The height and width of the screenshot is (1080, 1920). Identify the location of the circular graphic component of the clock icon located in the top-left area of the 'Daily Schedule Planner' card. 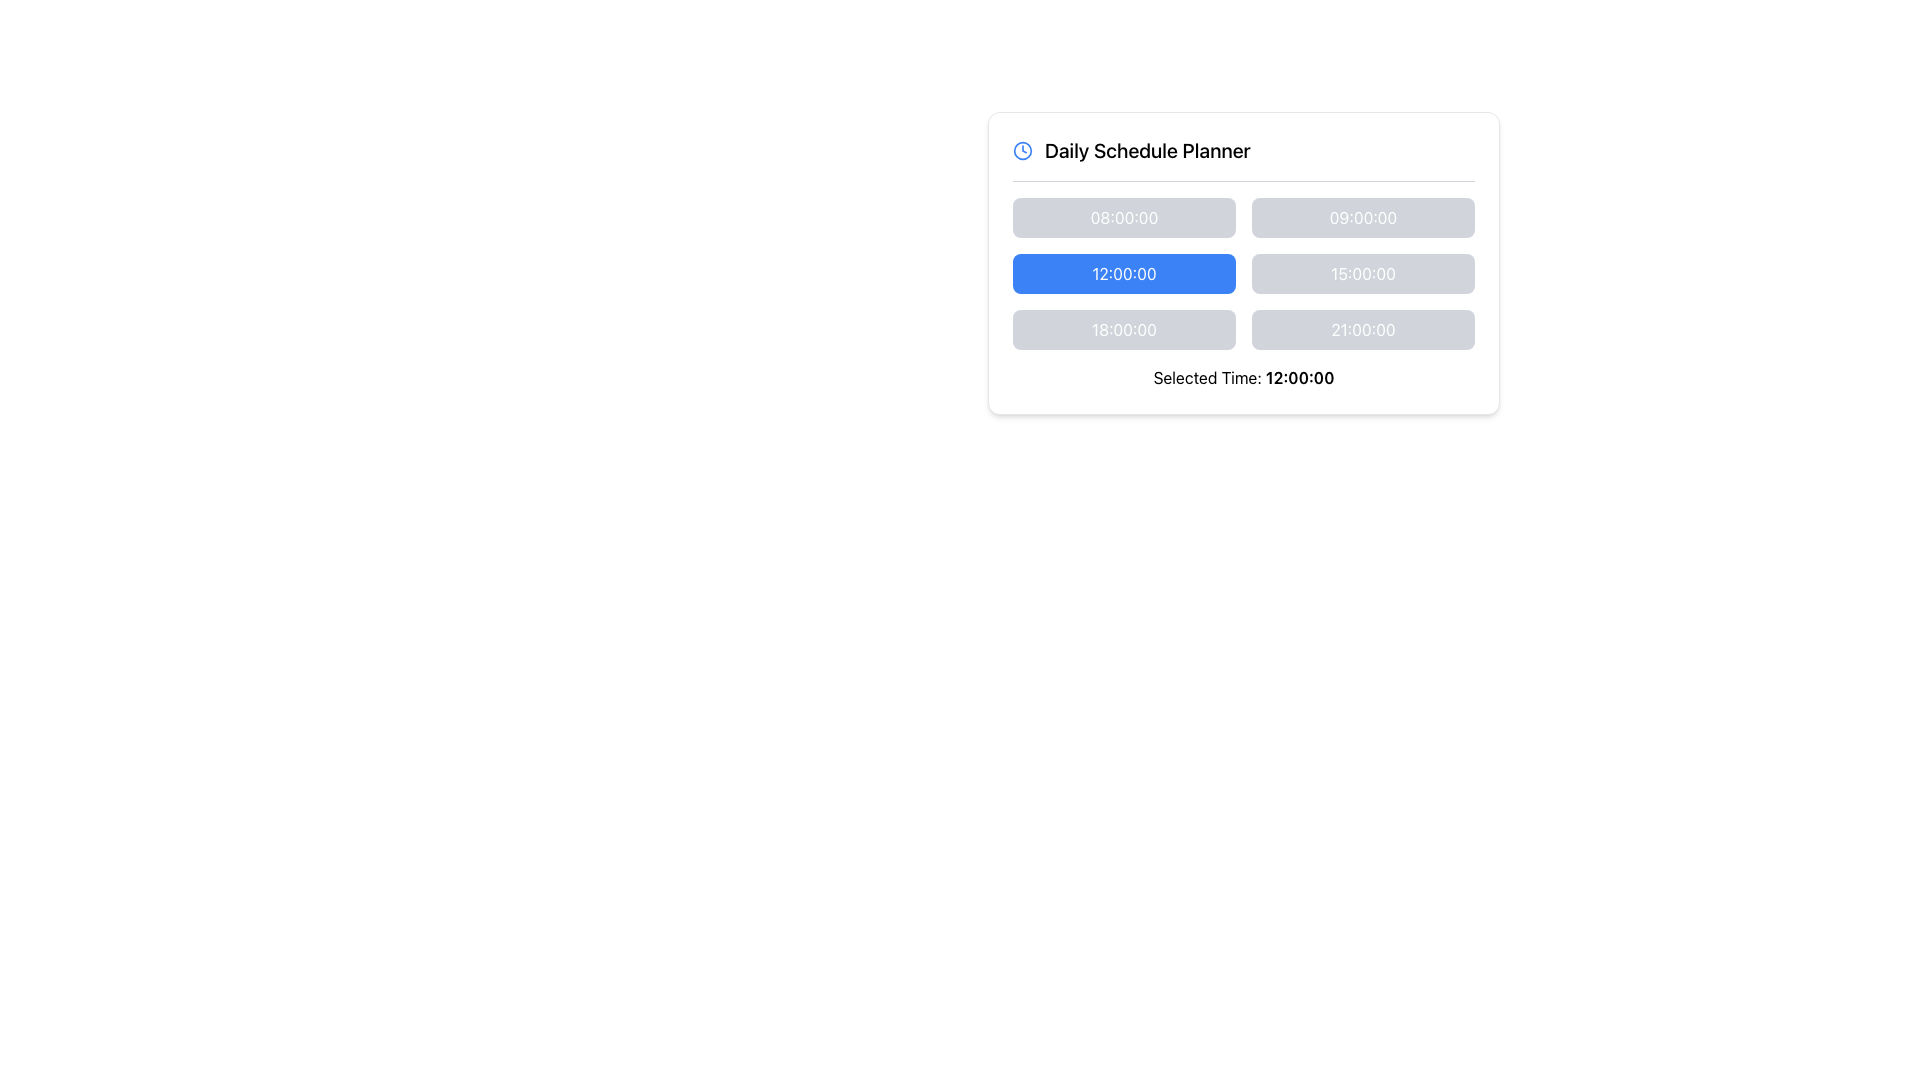
(1022, 149).